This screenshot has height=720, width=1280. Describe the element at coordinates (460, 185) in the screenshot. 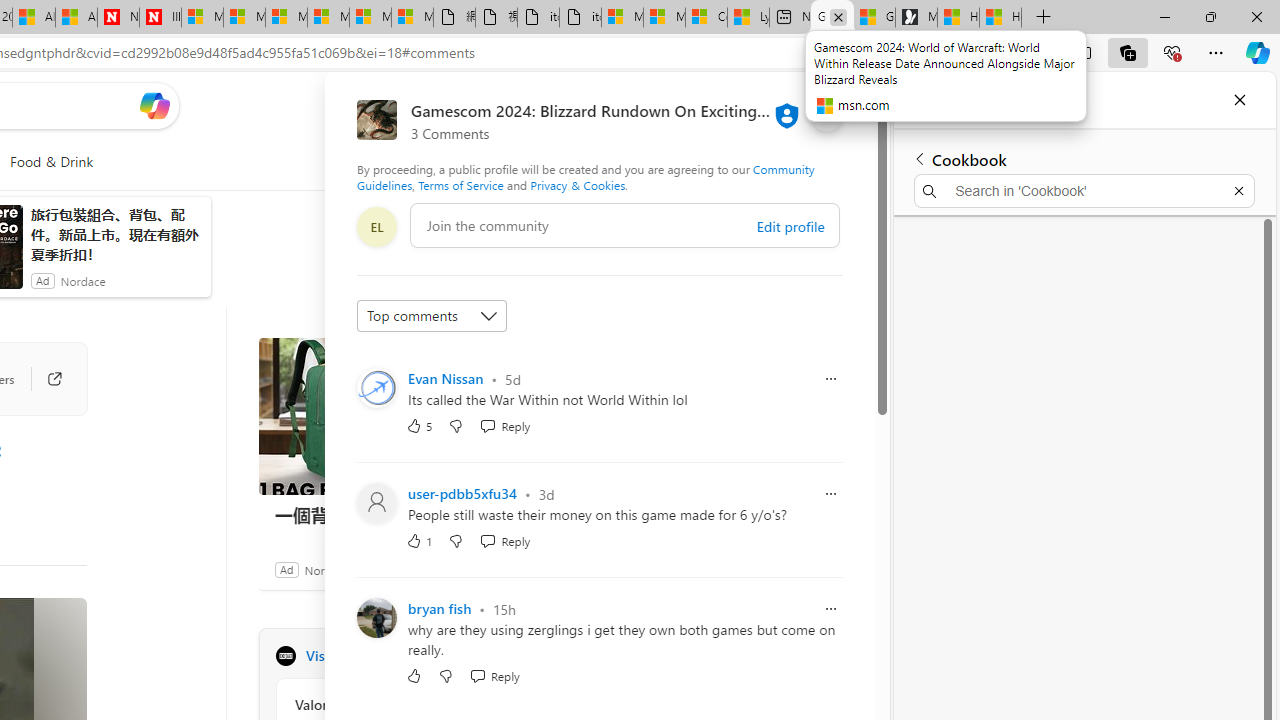

I see `'Terms of Service'` at that location.